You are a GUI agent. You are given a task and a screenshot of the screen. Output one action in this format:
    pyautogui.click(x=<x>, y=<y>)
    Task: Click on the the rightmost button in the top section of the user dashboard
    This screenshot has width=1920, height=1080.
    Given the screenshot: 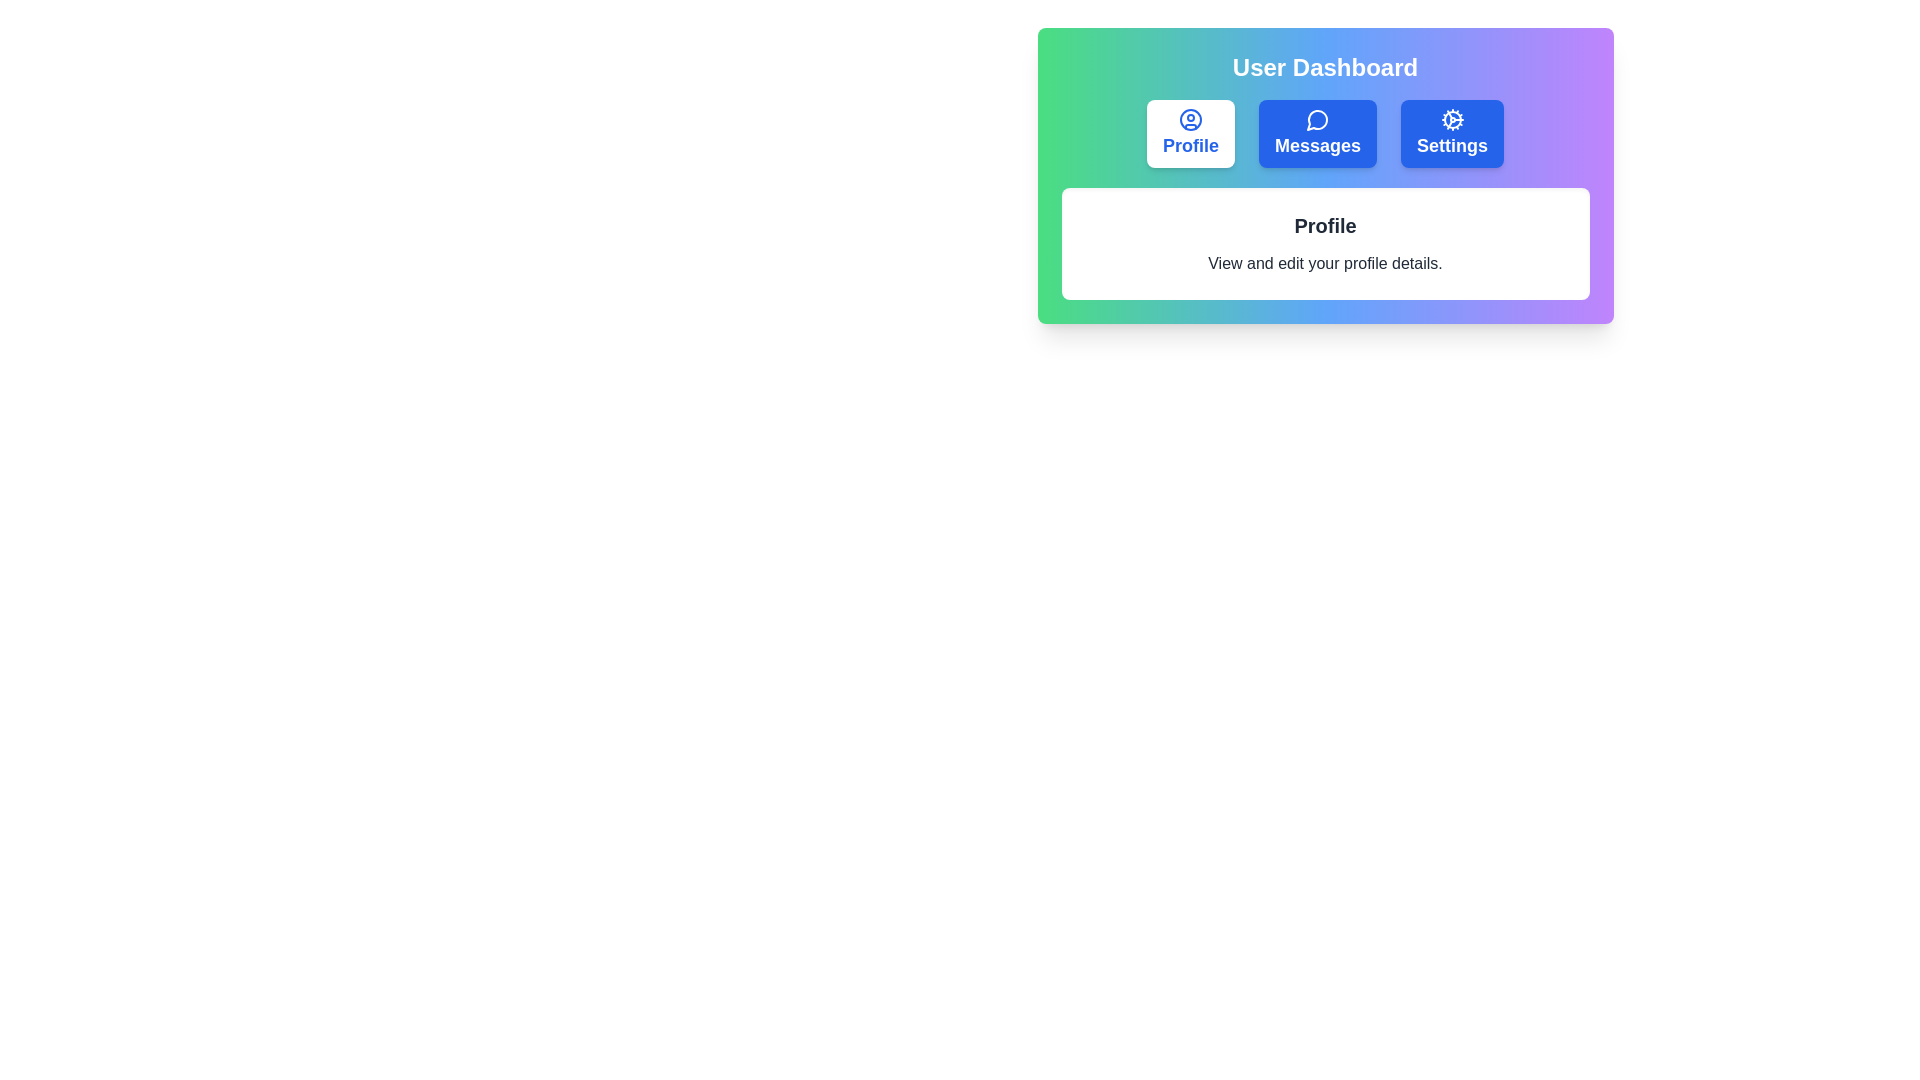 What is the action you would take?
    pyautogui.click(x=1452, y=134)
    